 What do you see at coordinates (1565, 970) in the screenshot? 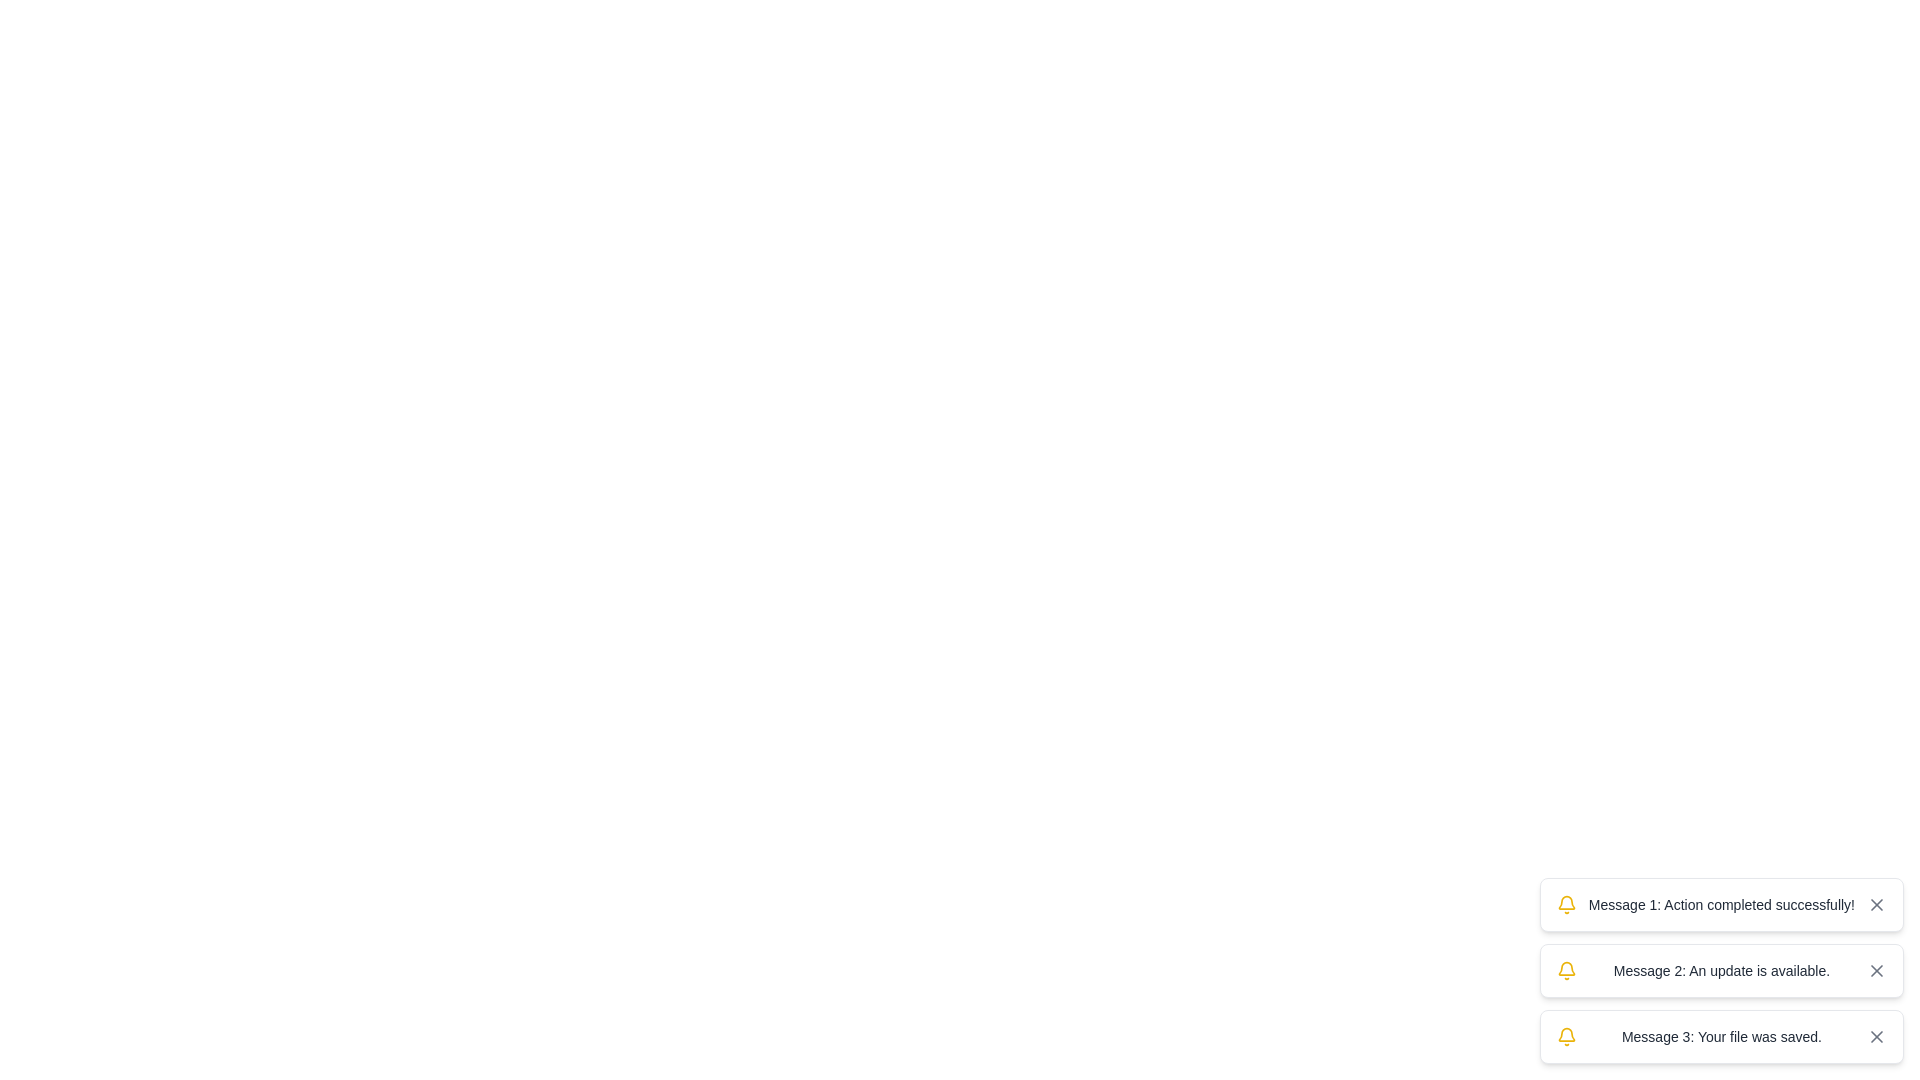
I see `the yellow bell icon in the second notification labeled 'Message 2: An update is available.'` at bounding box center [1565, 970].